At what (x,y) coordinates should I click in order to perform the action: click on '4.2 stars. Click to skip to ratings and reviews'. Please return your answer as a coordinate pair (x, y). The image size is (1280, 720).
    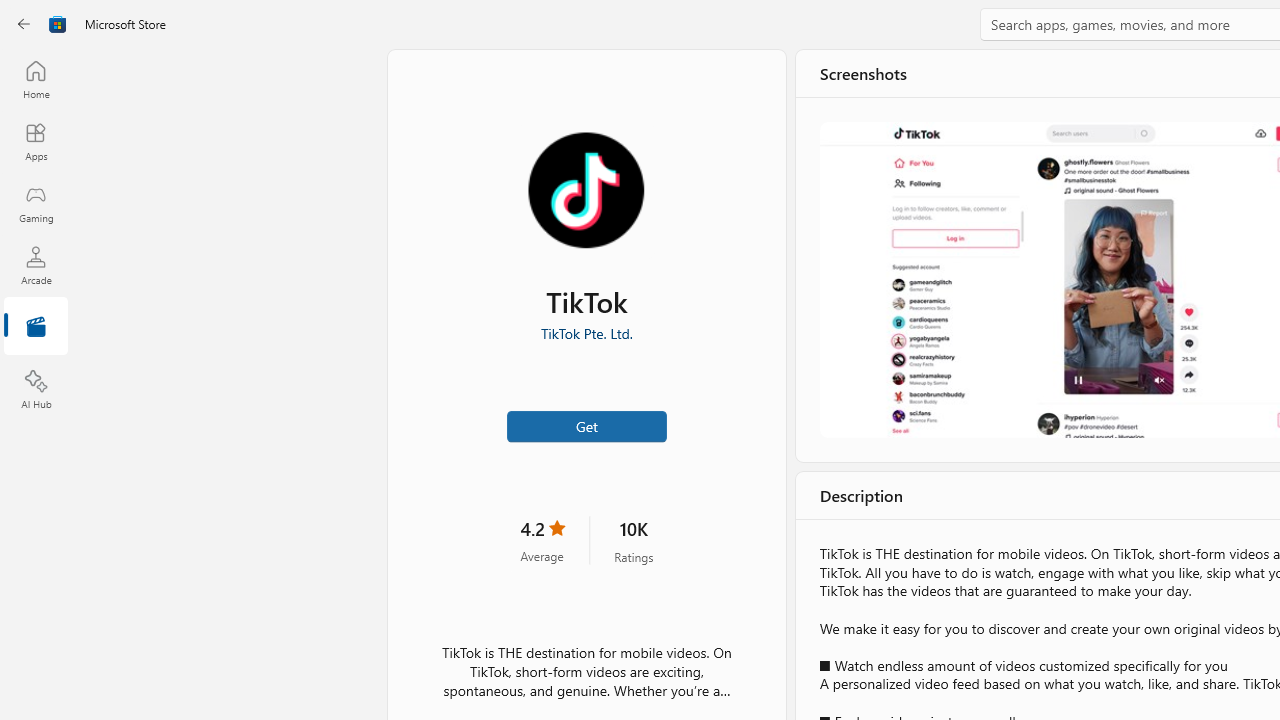
    Looking at the image, I should click on (542, 540).